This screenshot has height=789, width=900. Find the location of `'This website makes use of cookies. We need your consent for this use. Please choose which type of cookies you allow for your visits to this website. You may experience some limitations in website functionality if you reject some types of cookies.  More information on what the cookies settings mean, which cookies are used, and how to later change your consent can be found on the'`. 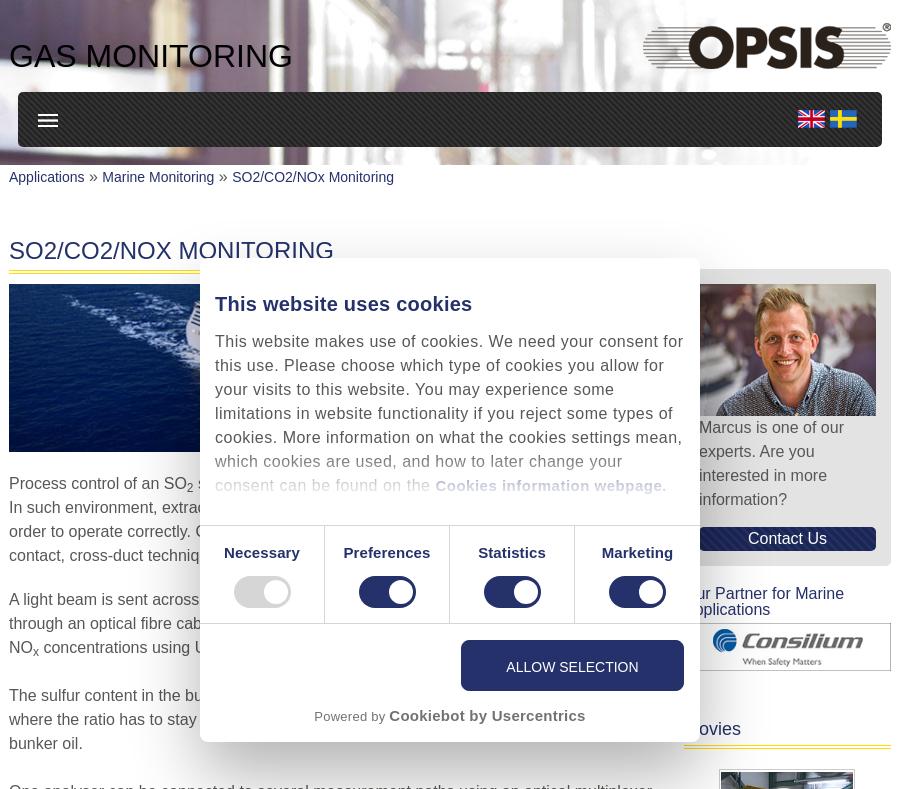

'This website makes use of cookies. We need your consent for this use. Please choose which type of cookies you allow for your visits to this website. You may experience some limitations in website functionality if you reject some types of cookies.  More information on what the cookies settings mean, which cookies are used, and how to later change your consent can be found on the' is located at coordinates (449, 413).